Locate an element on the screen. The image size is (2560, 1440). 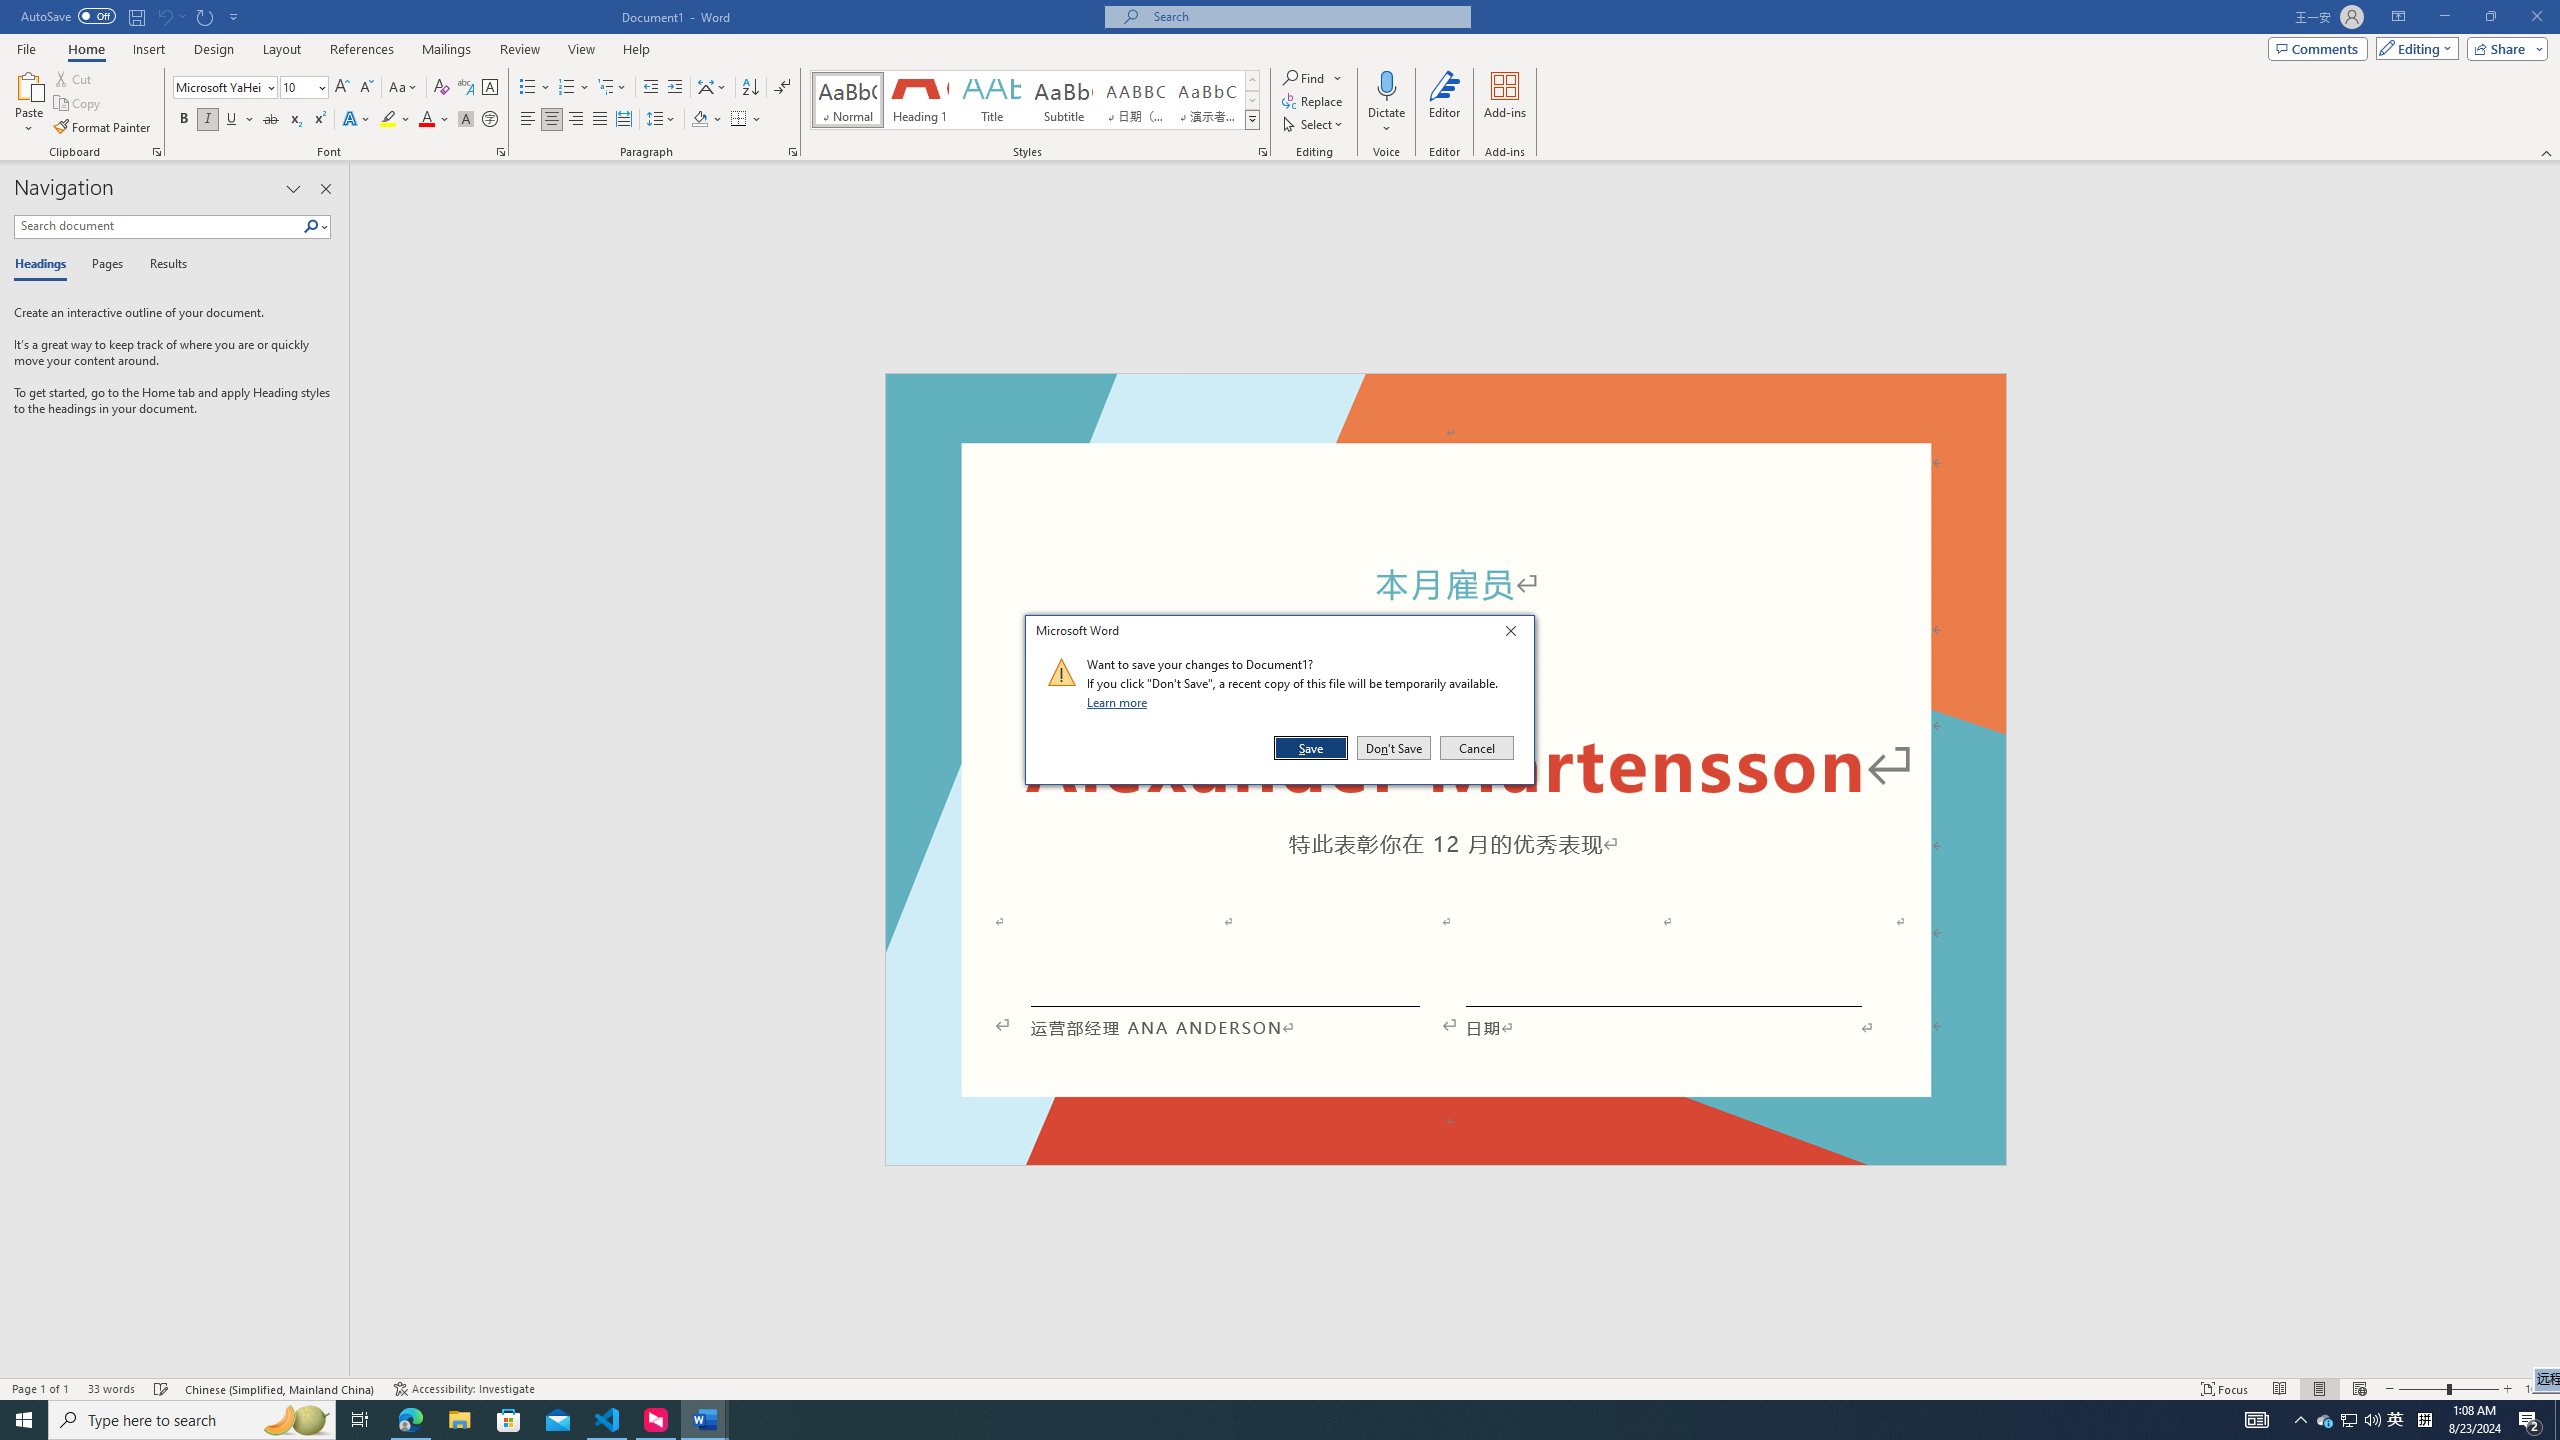
'Text Highlight Color Yellow' is located at coordinates (387, 118).